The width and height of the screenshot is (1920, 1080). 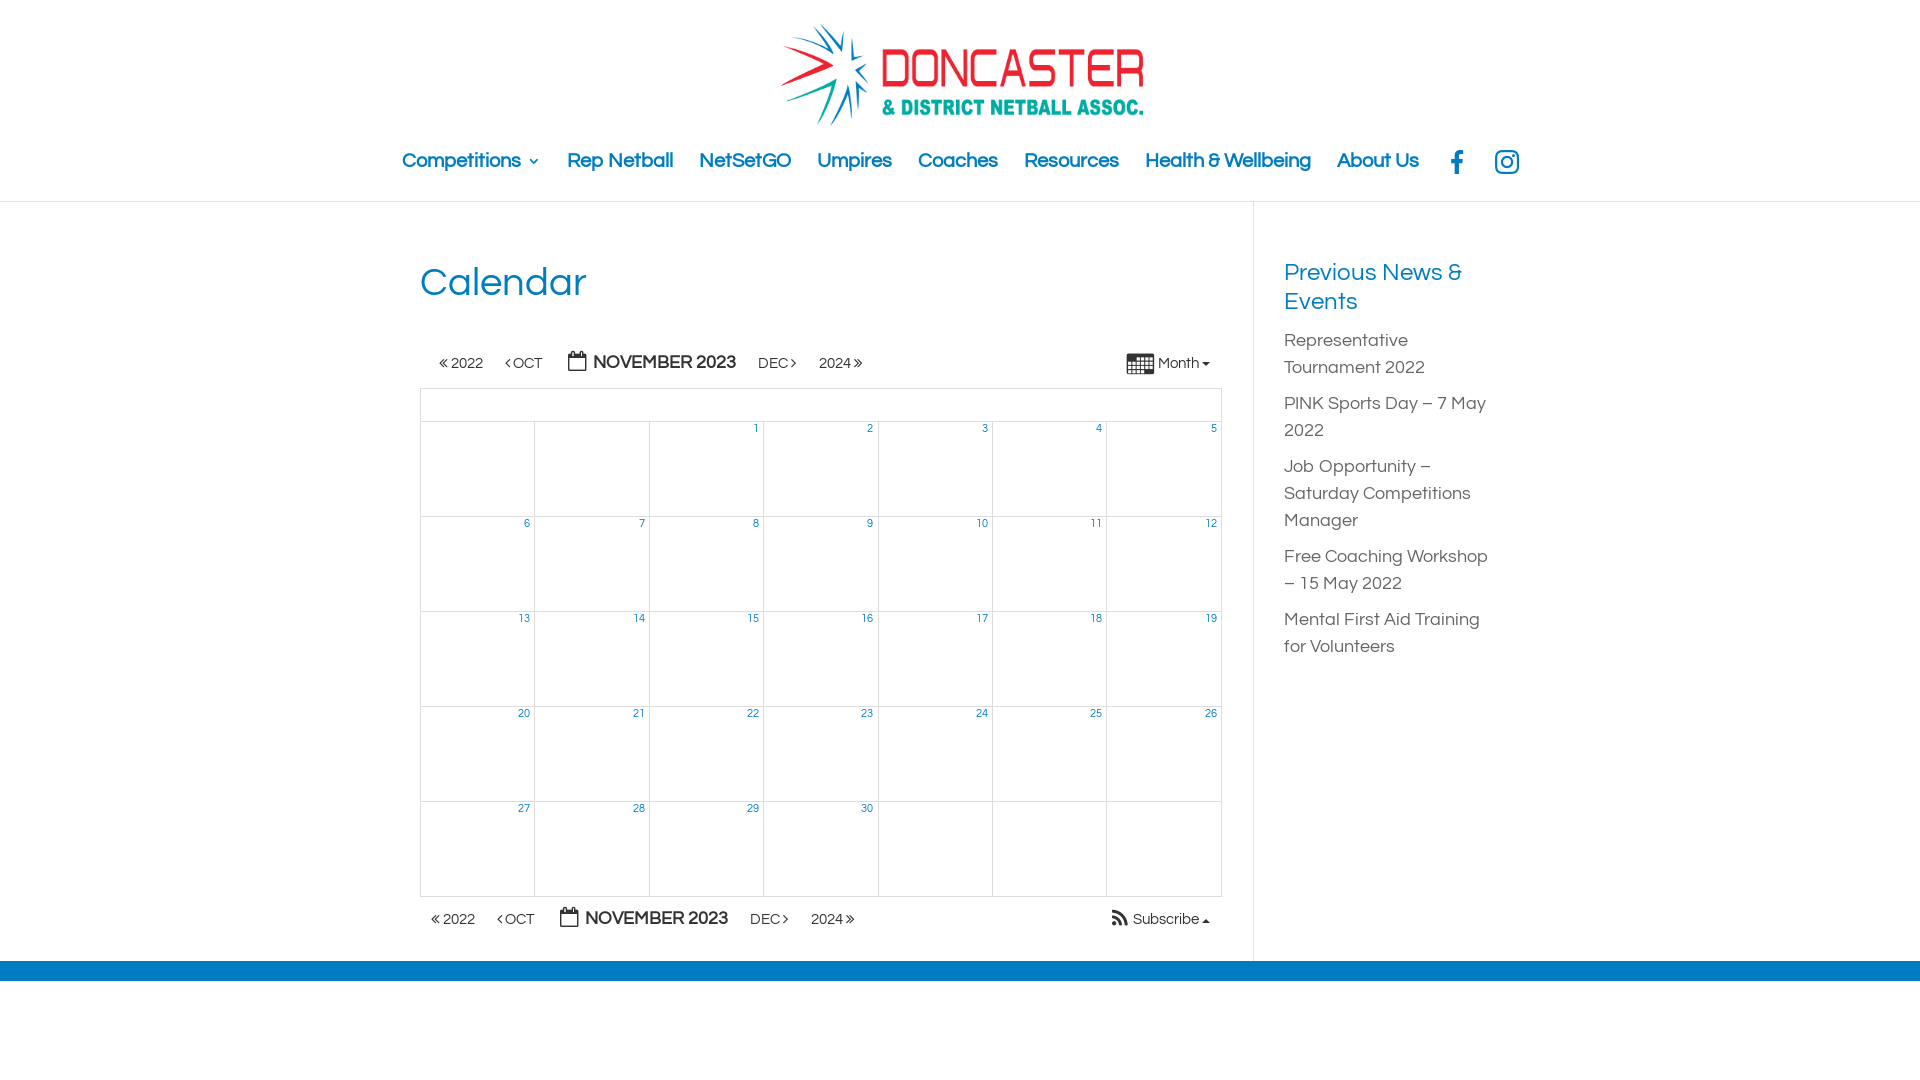 What do you see at coordinates (982, 617) in the screenshot?
I see `'17'` at bounding box center [982, 617].